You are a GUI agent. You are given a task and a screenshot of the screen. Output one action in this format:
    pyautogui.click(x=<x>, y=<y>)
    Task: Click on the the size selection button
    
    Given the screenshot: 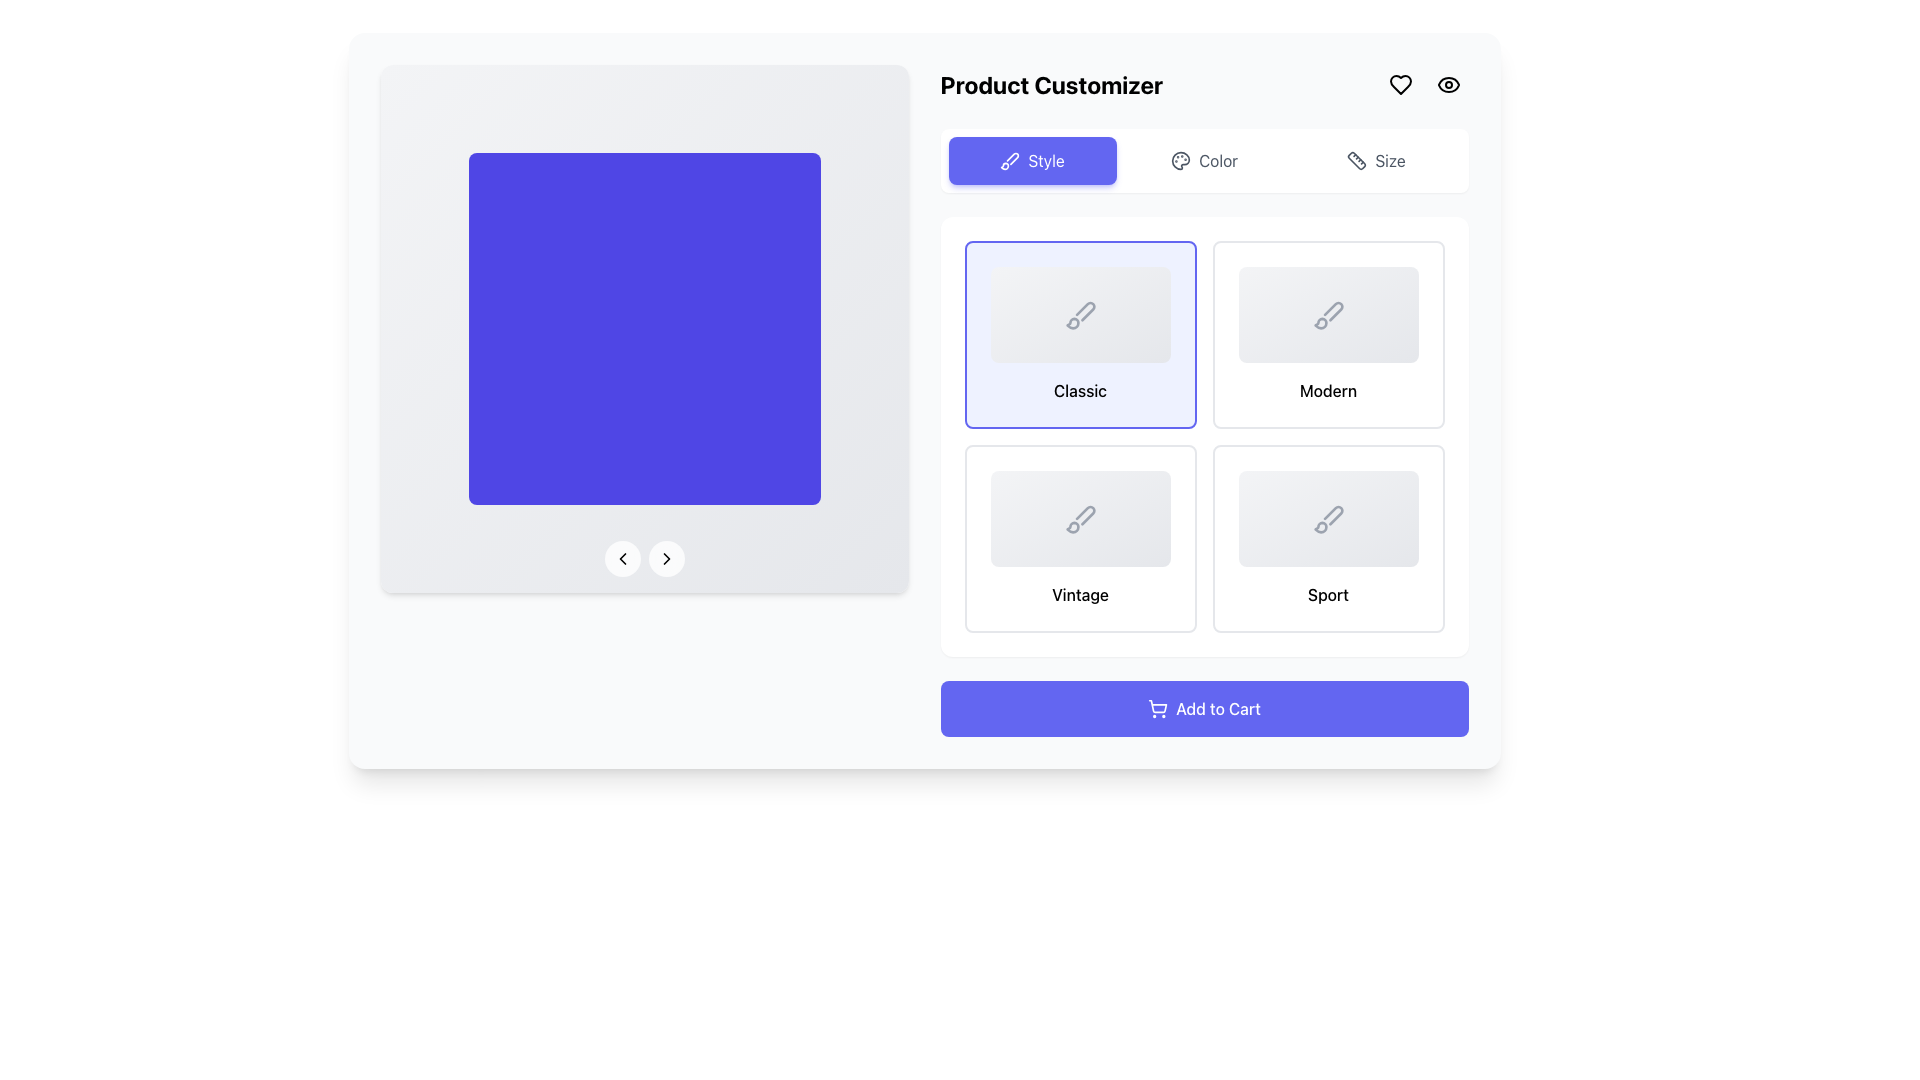 What is the action you would take?
    pyautogui.click(x=1375, y=160)
    